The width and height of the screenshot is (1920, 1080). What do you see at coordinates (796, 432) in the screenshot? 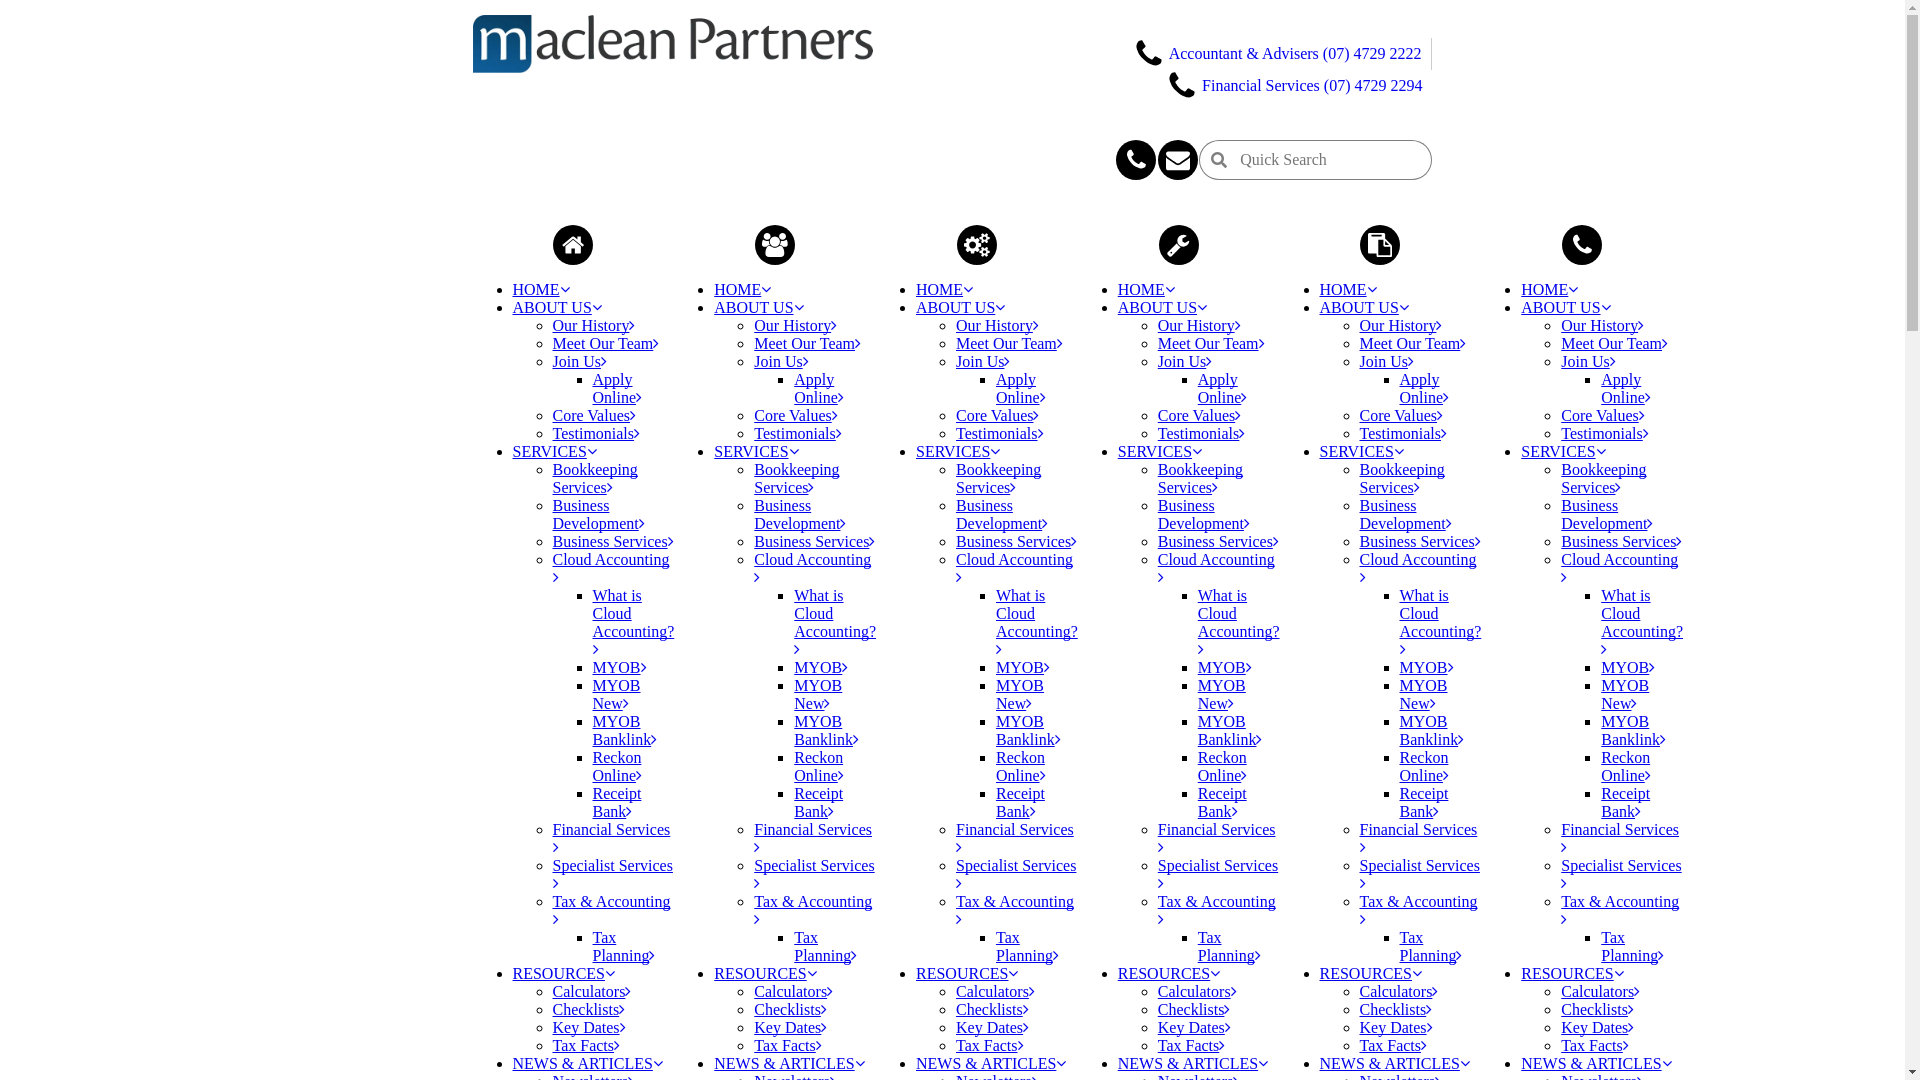
I see `'Testimonials'` at bounding box center [796, 432].